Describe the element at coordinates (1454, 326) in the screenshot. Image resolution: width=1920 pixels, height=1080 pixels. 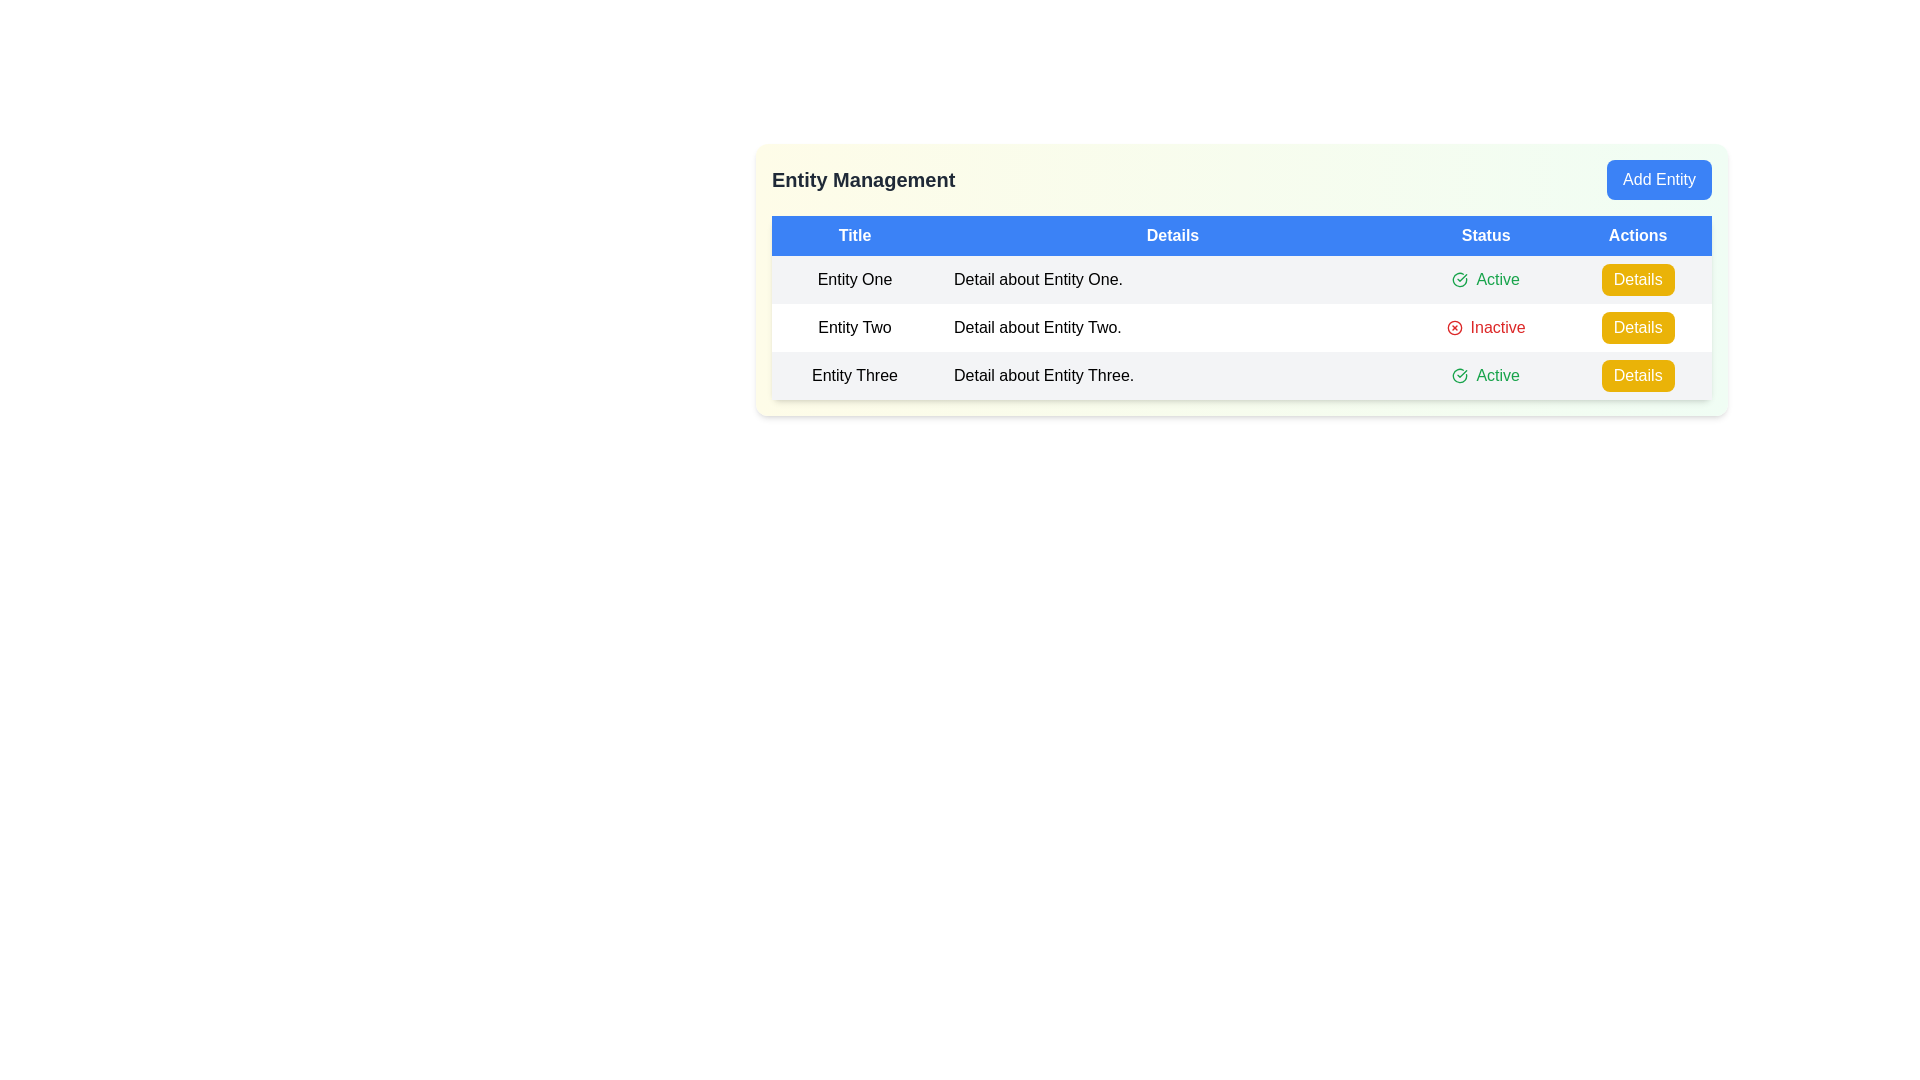
I see `the inactive status icon located in the 'Status' column of the second row in the table, which visually represents the inactive state and is adjacent to the text 'Inactive'` at that location.